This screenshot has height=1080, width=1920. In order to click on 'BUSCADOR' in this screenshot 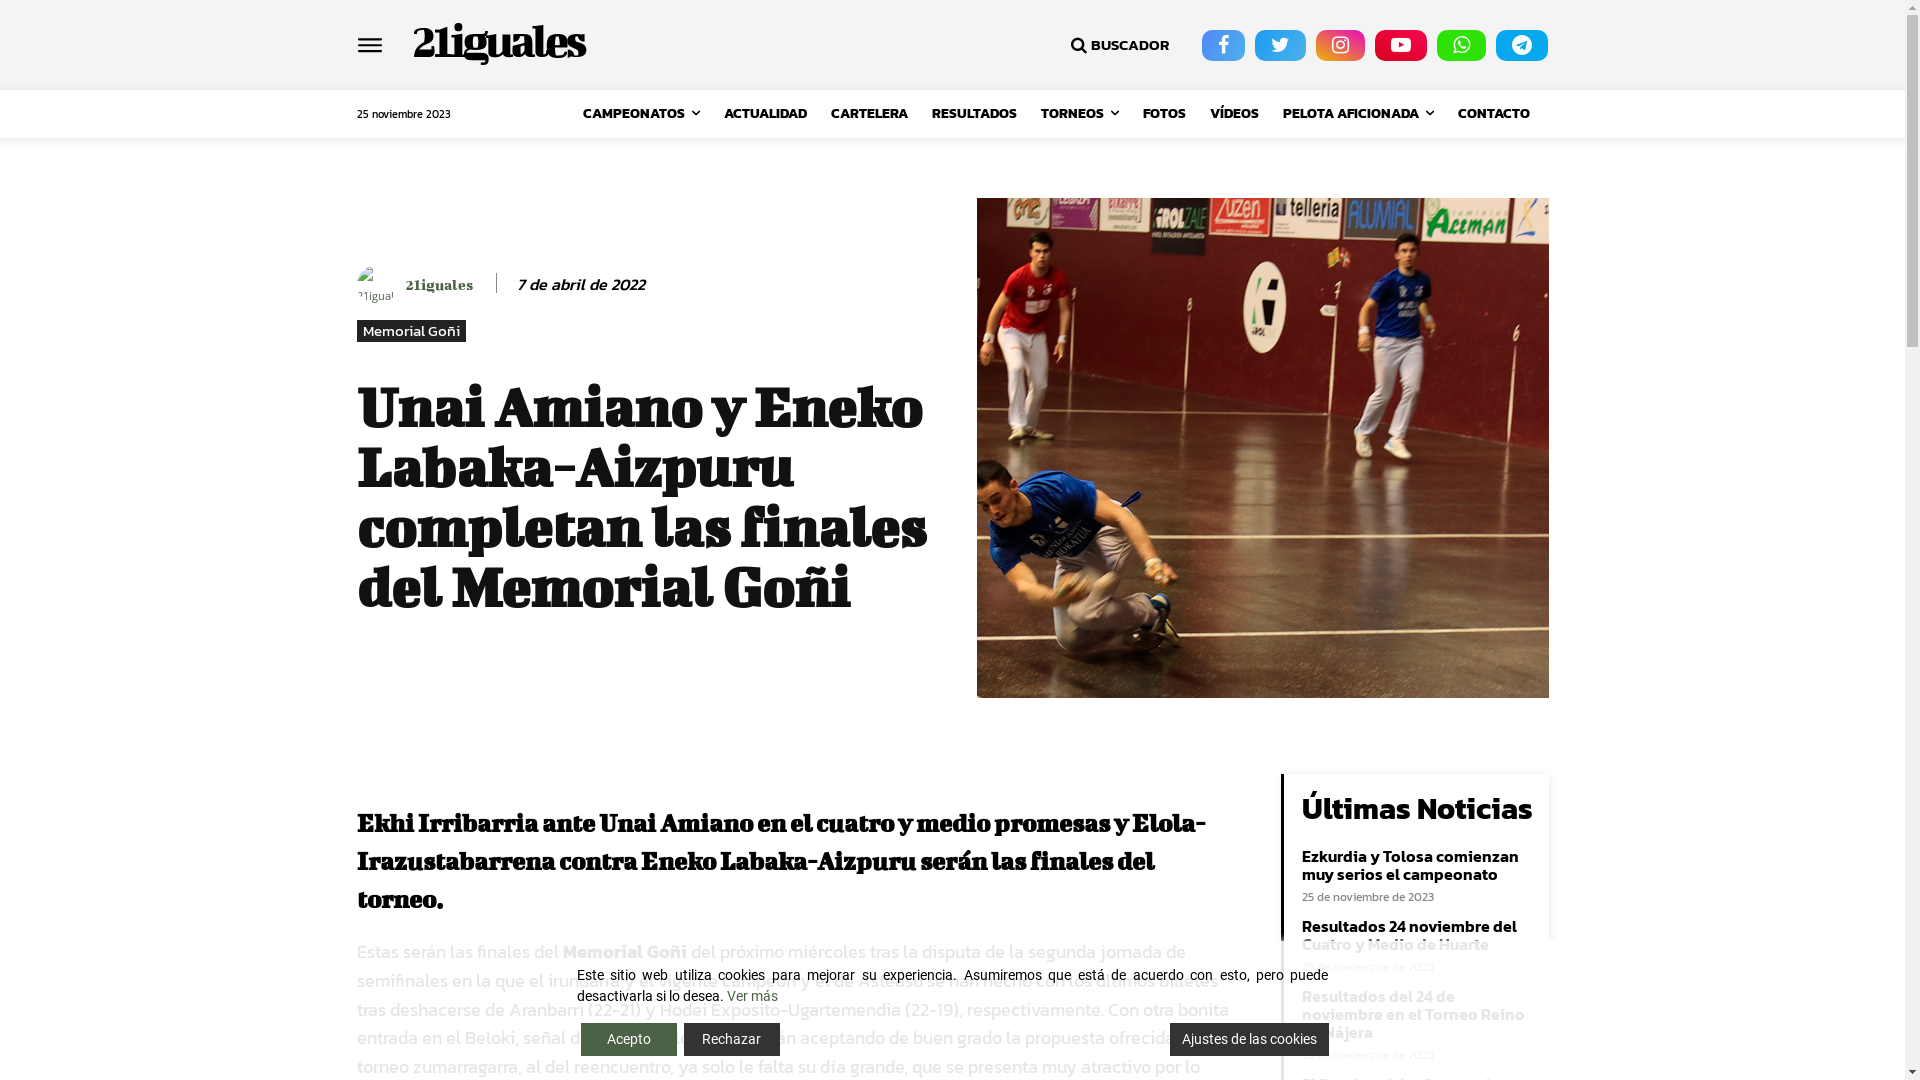, I will do `click(1117, 45)`.